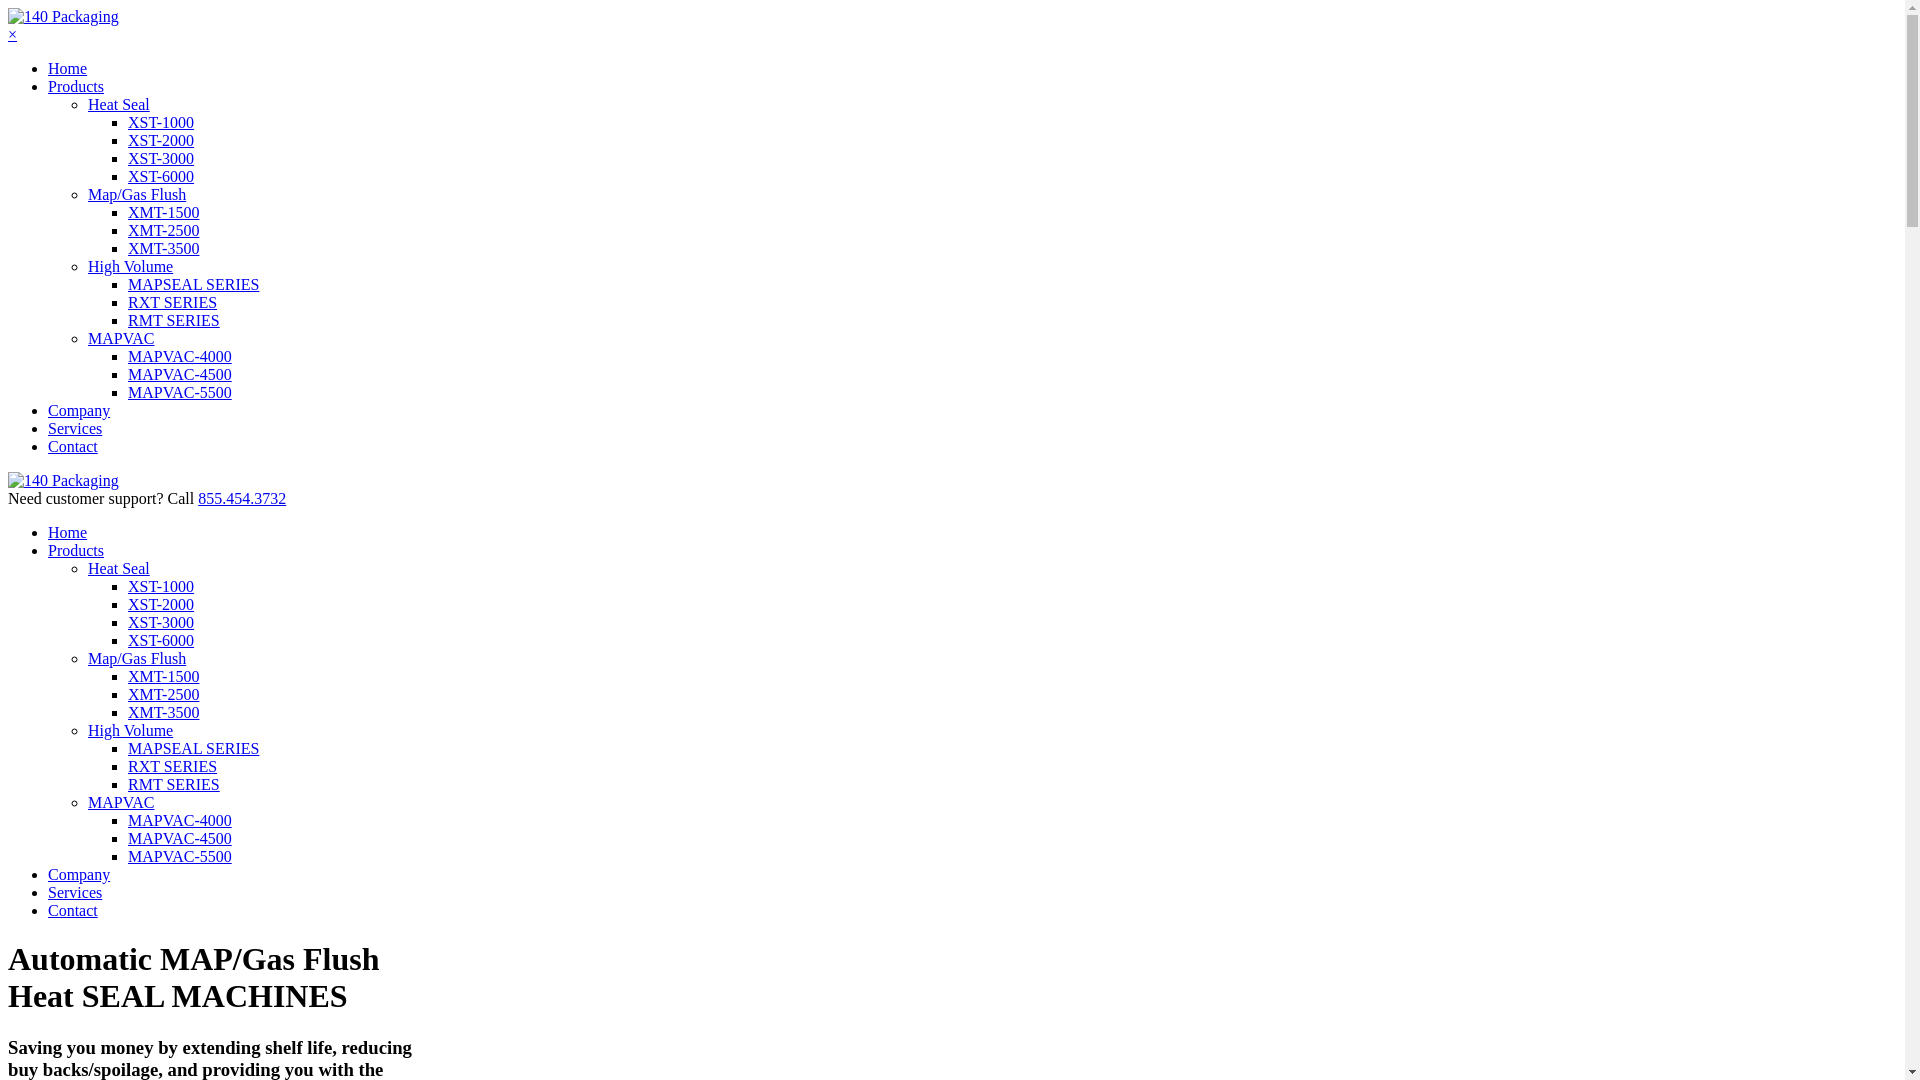 This screenshot has width=1920, height=1080. I want to click on 'Contact', so click(48, 445).